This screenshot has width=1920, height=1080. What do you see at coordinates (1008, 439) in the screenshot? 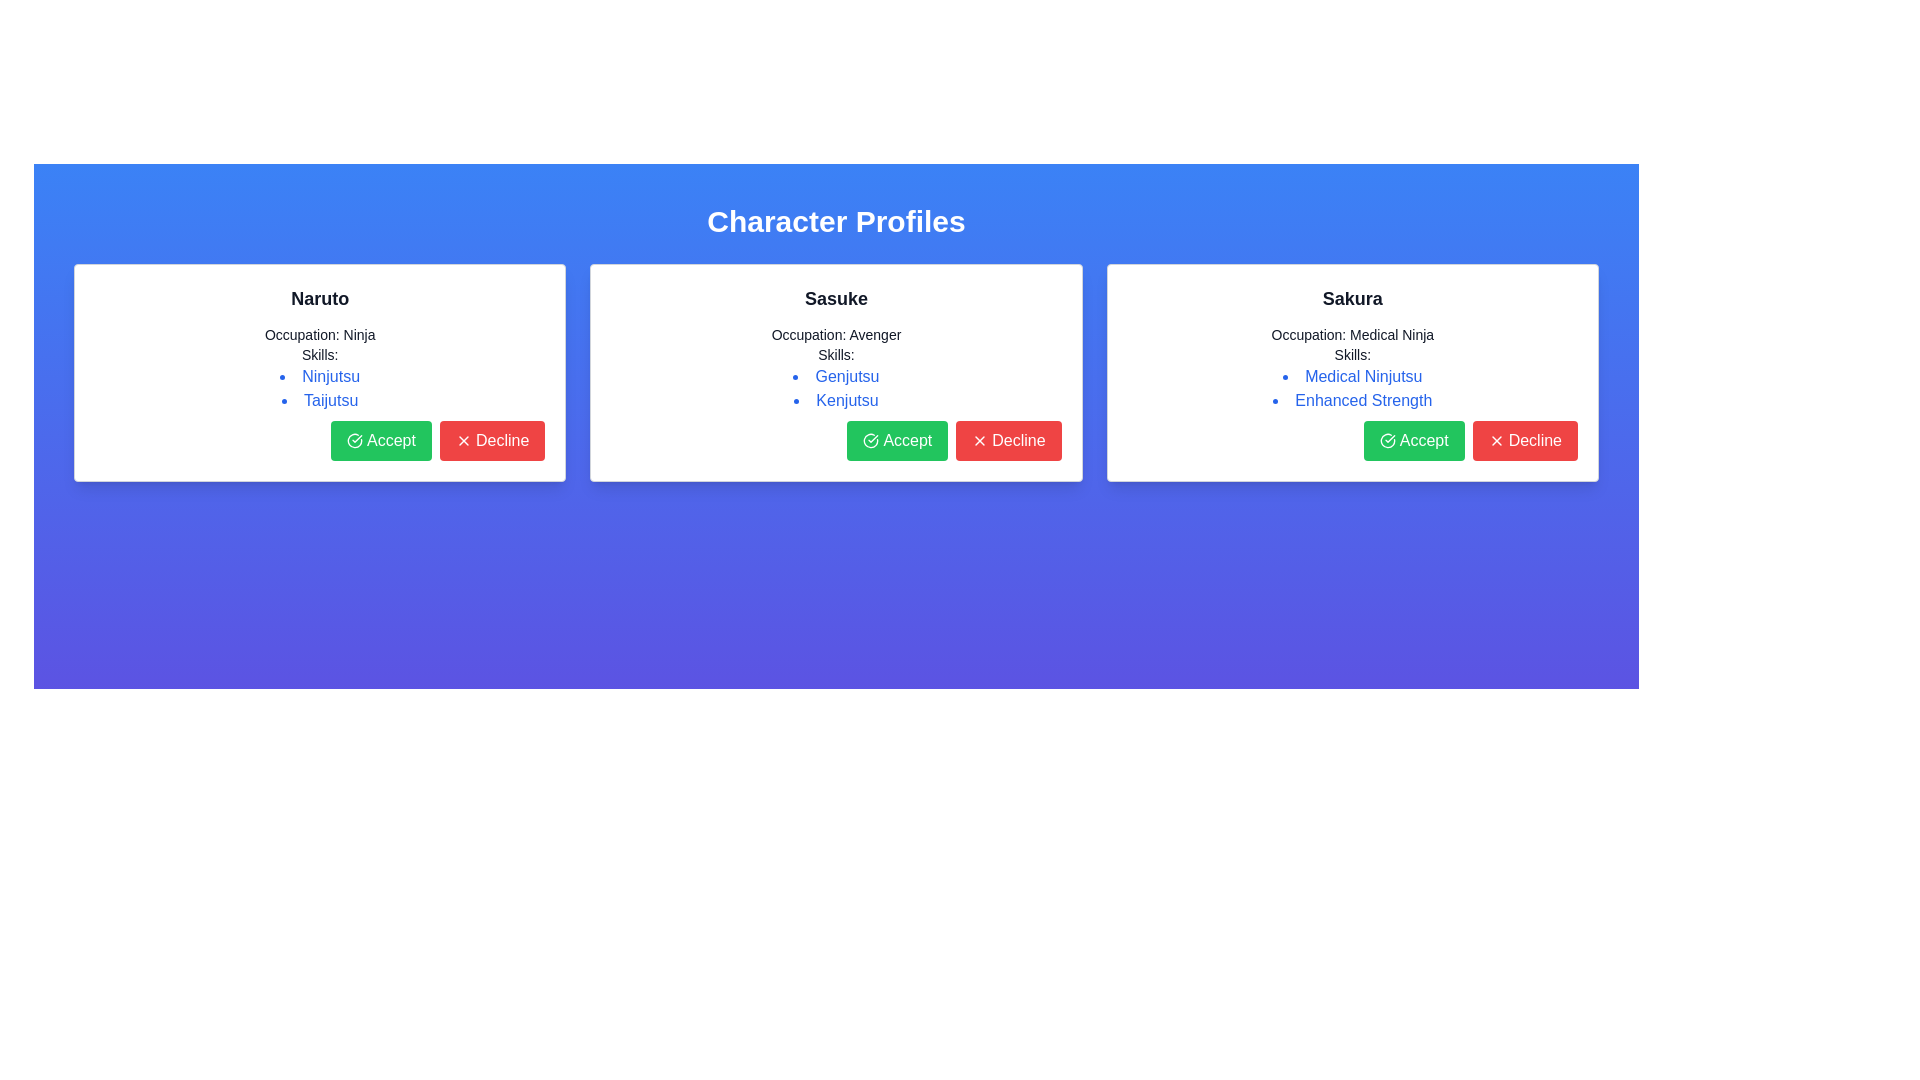
I see `the red 'Decline' button with white text and an 'X' icon, located in the bottom-right corner next to the green 'Accept' button` at bounding box center [1008, 439].